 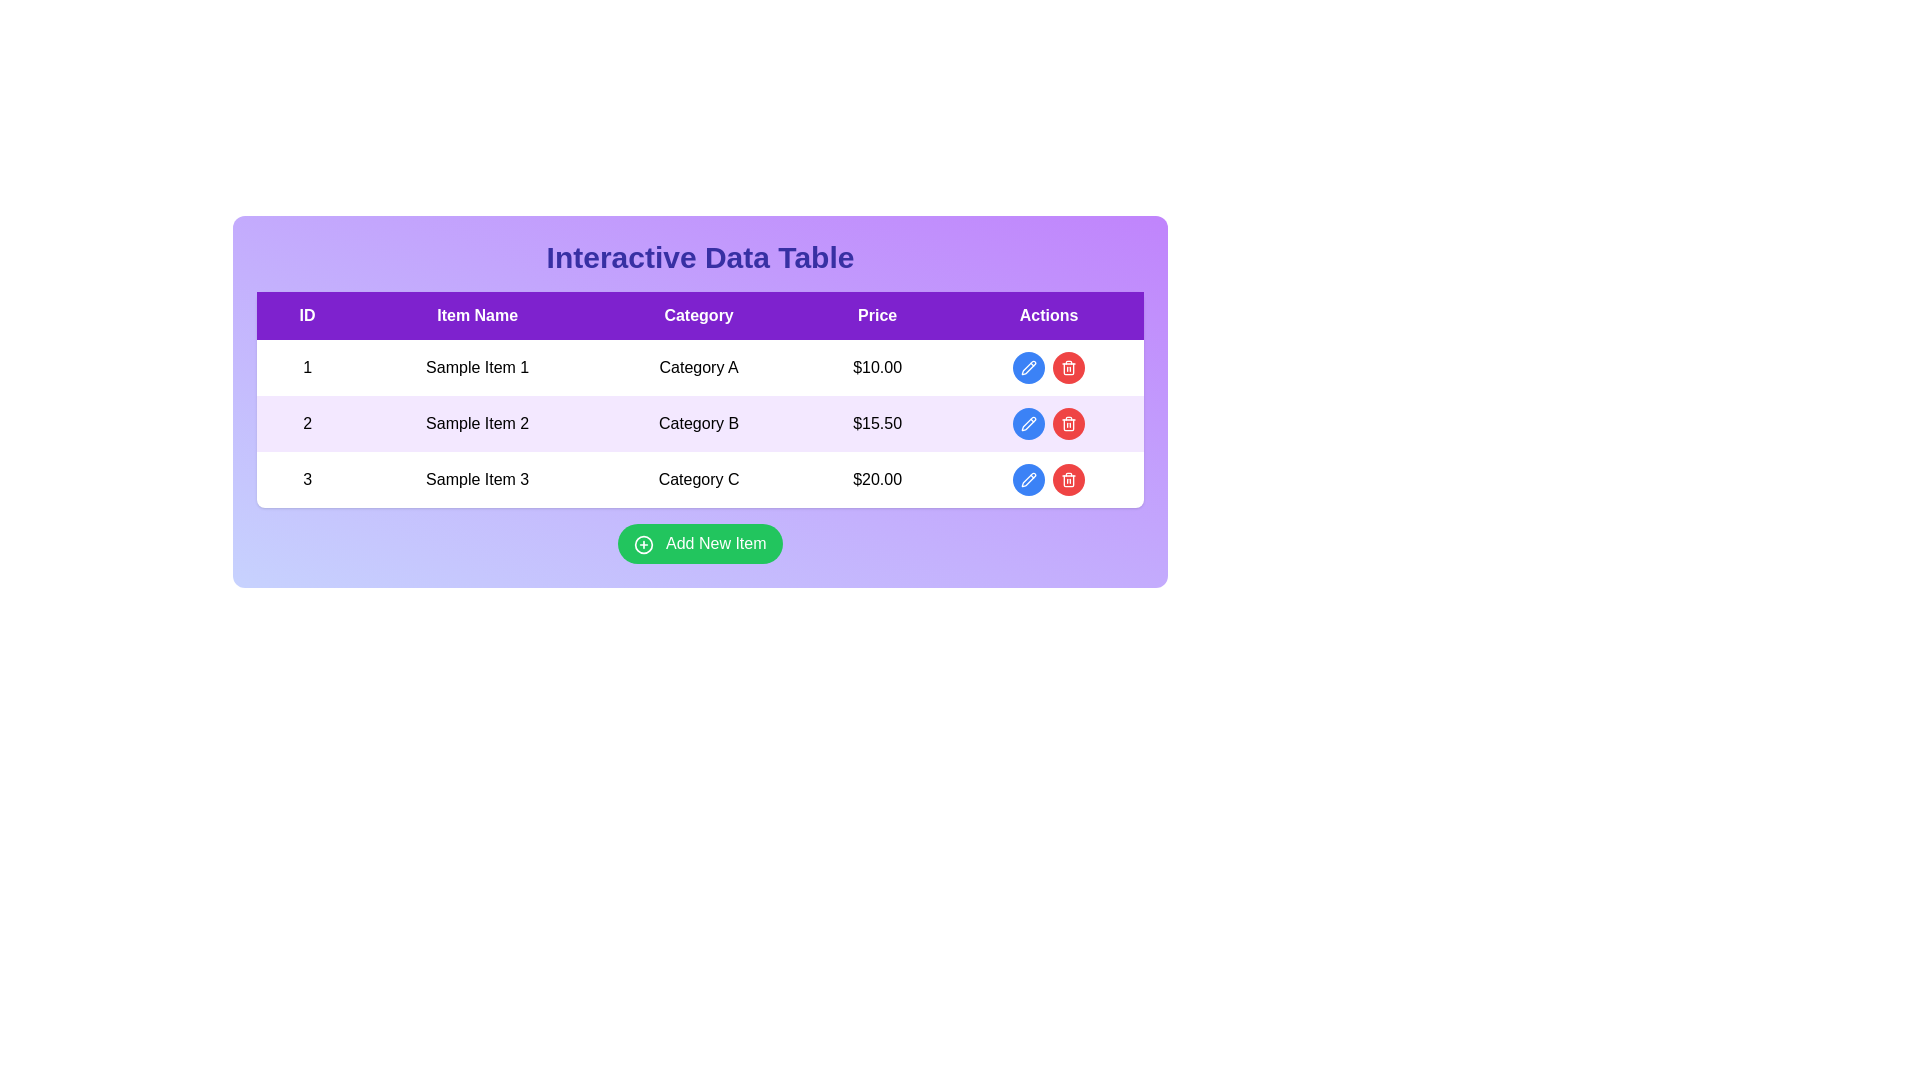 What do you see at coordinates (699, 367) in the screenshot?
I see `the 'Category' text label in the interactive data table, which is located in the second cell of the first row, between 'Sample Item 1' and '$10.00'` at bounding box center [699, 367].